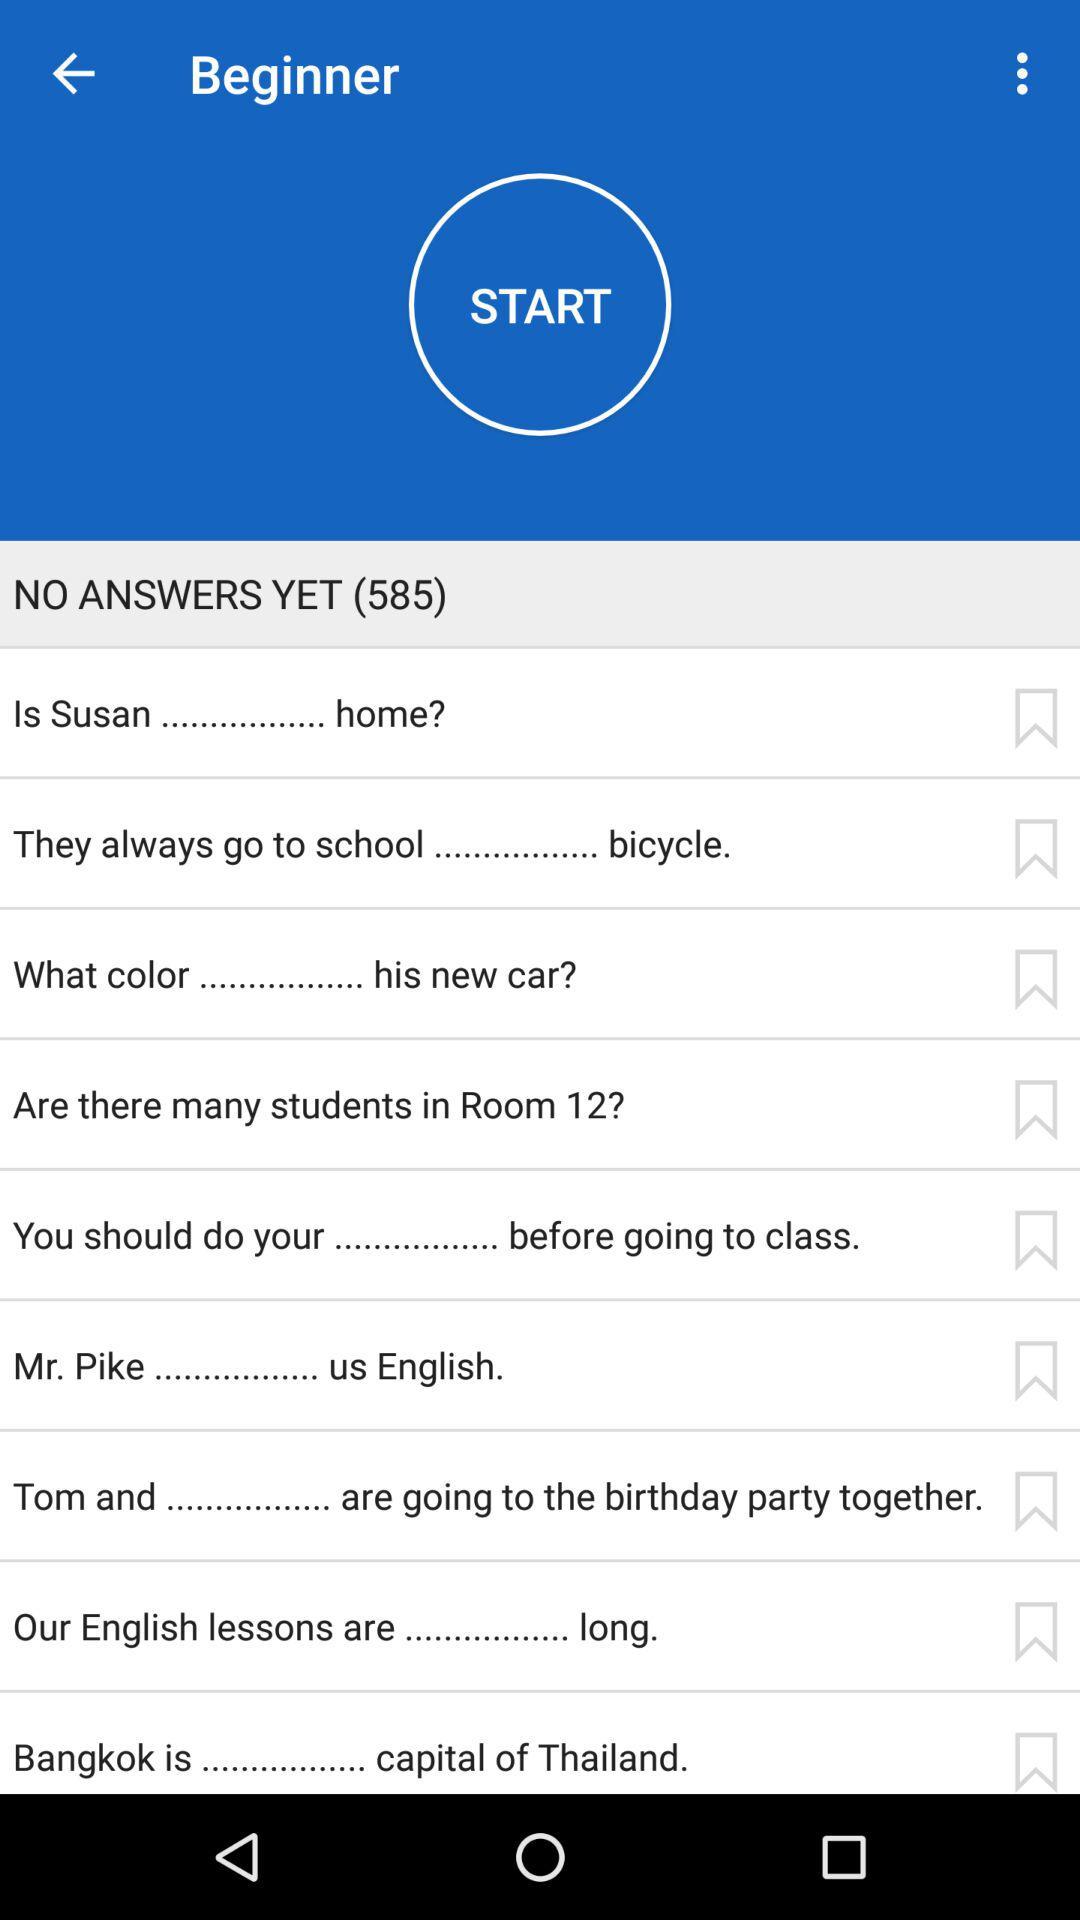 Image resolution: width=1080 pixels, height=1920 pixels. I want to click on bookmark question, so click(1035, 1632).